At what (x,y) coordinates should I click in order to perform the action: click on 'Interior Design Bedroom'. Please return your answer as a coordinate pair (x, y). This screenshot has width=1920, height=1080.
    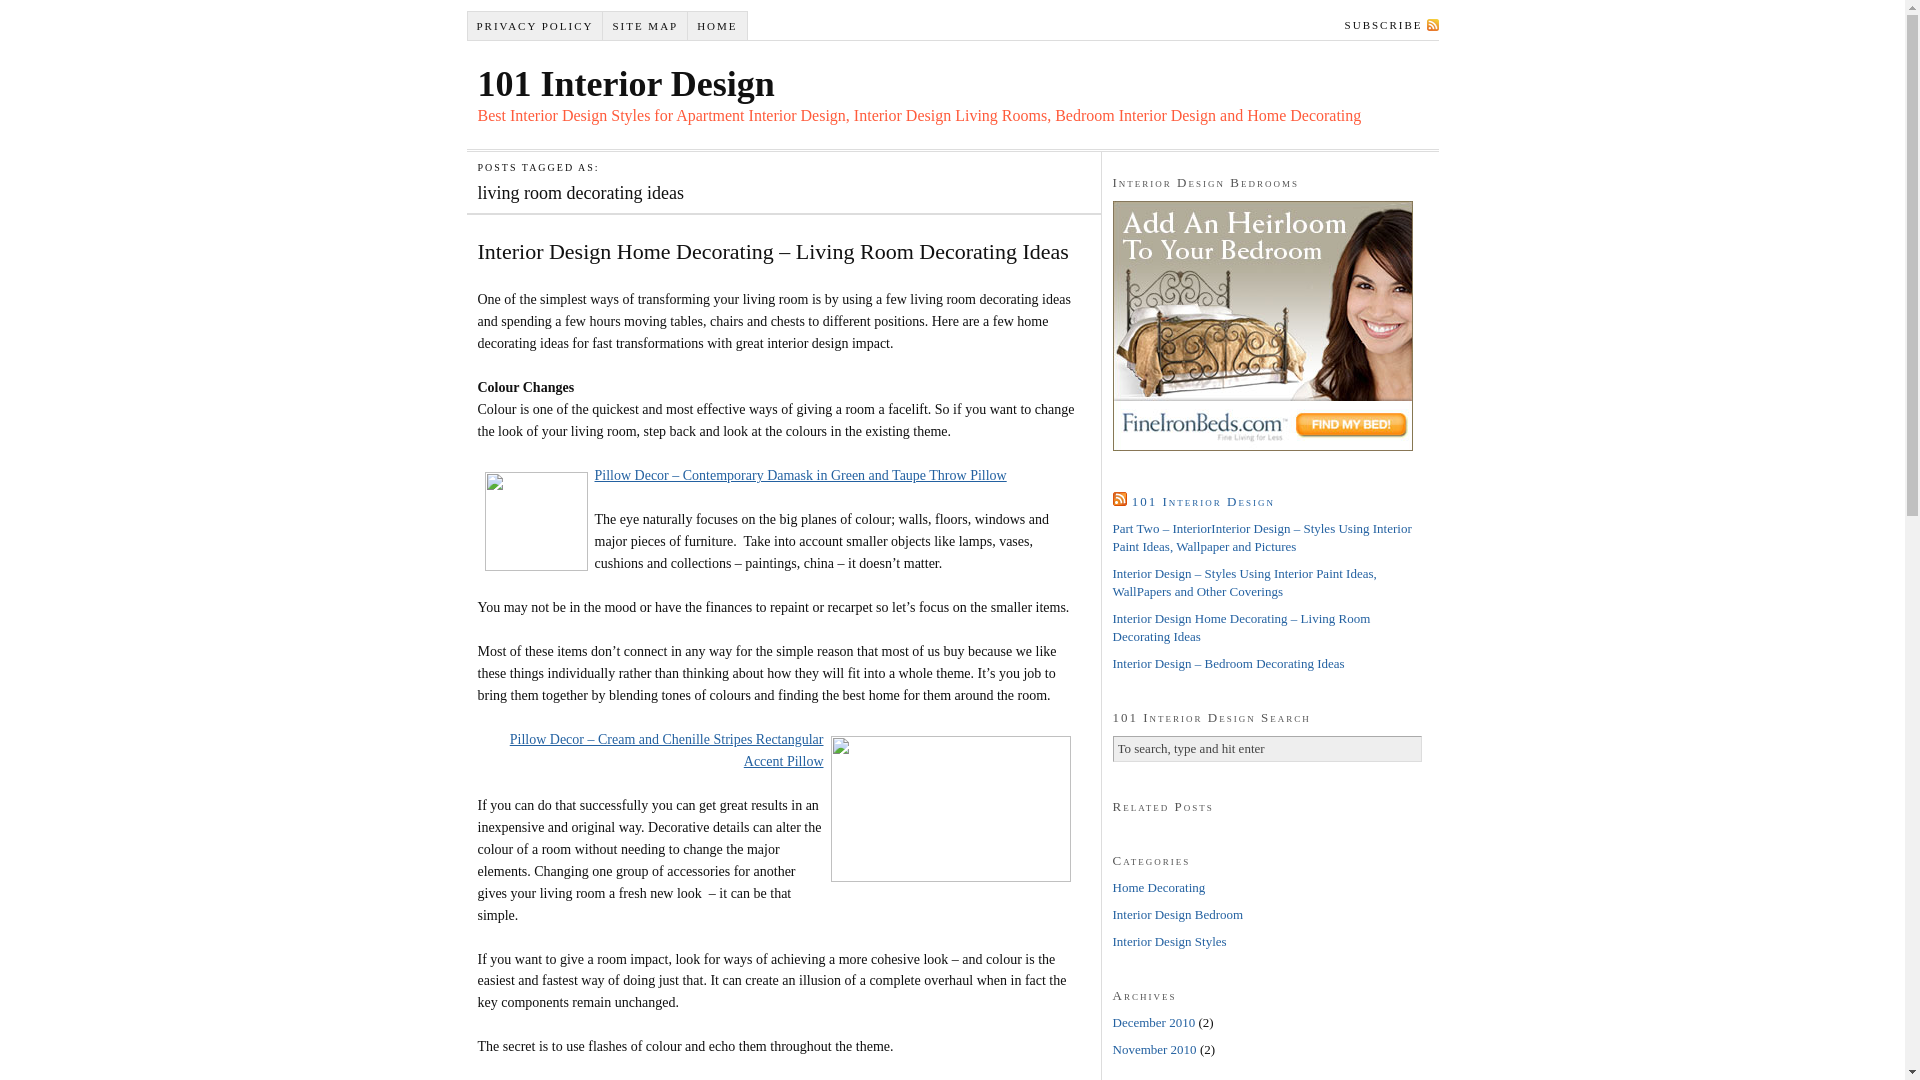
    Looking at the image, I should click on (1111, 914).